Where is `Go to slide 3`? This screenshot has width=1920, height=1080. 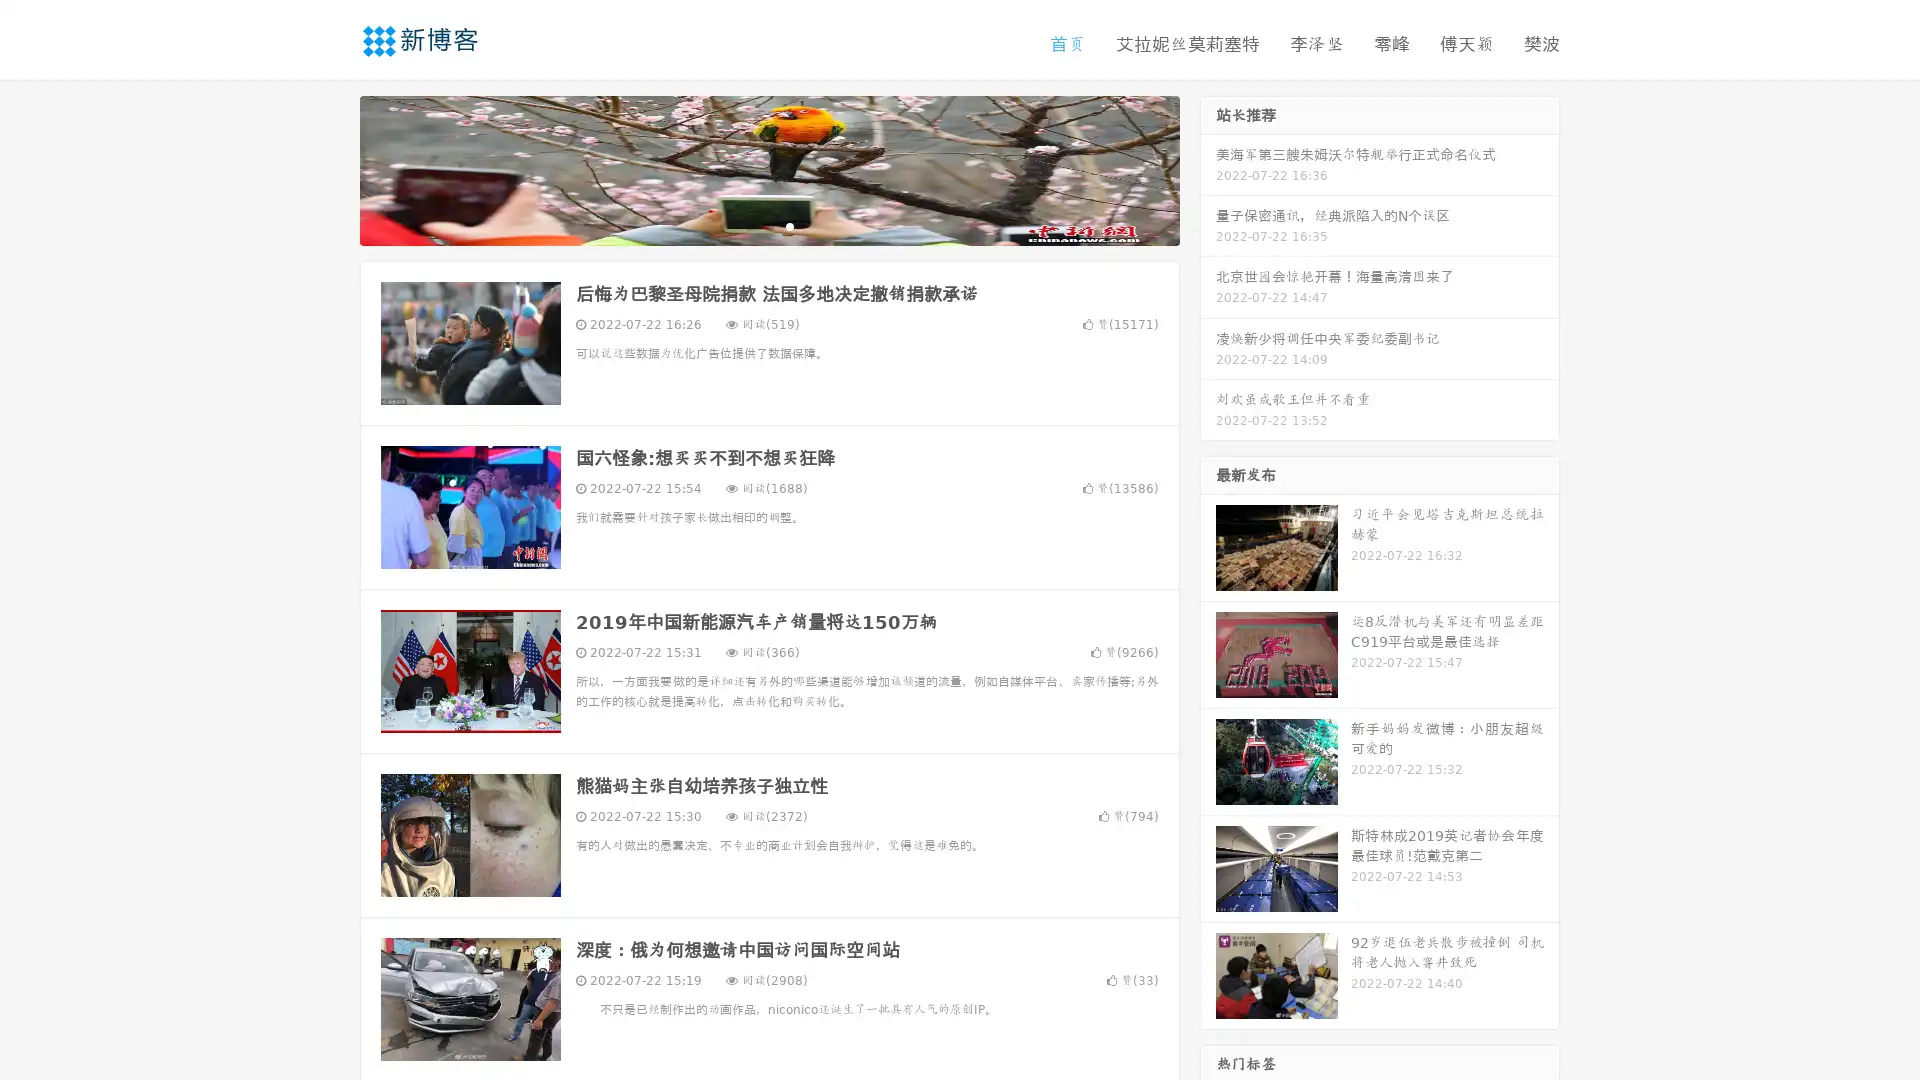
Go to slide 3 is located at coordinates (789, 225).